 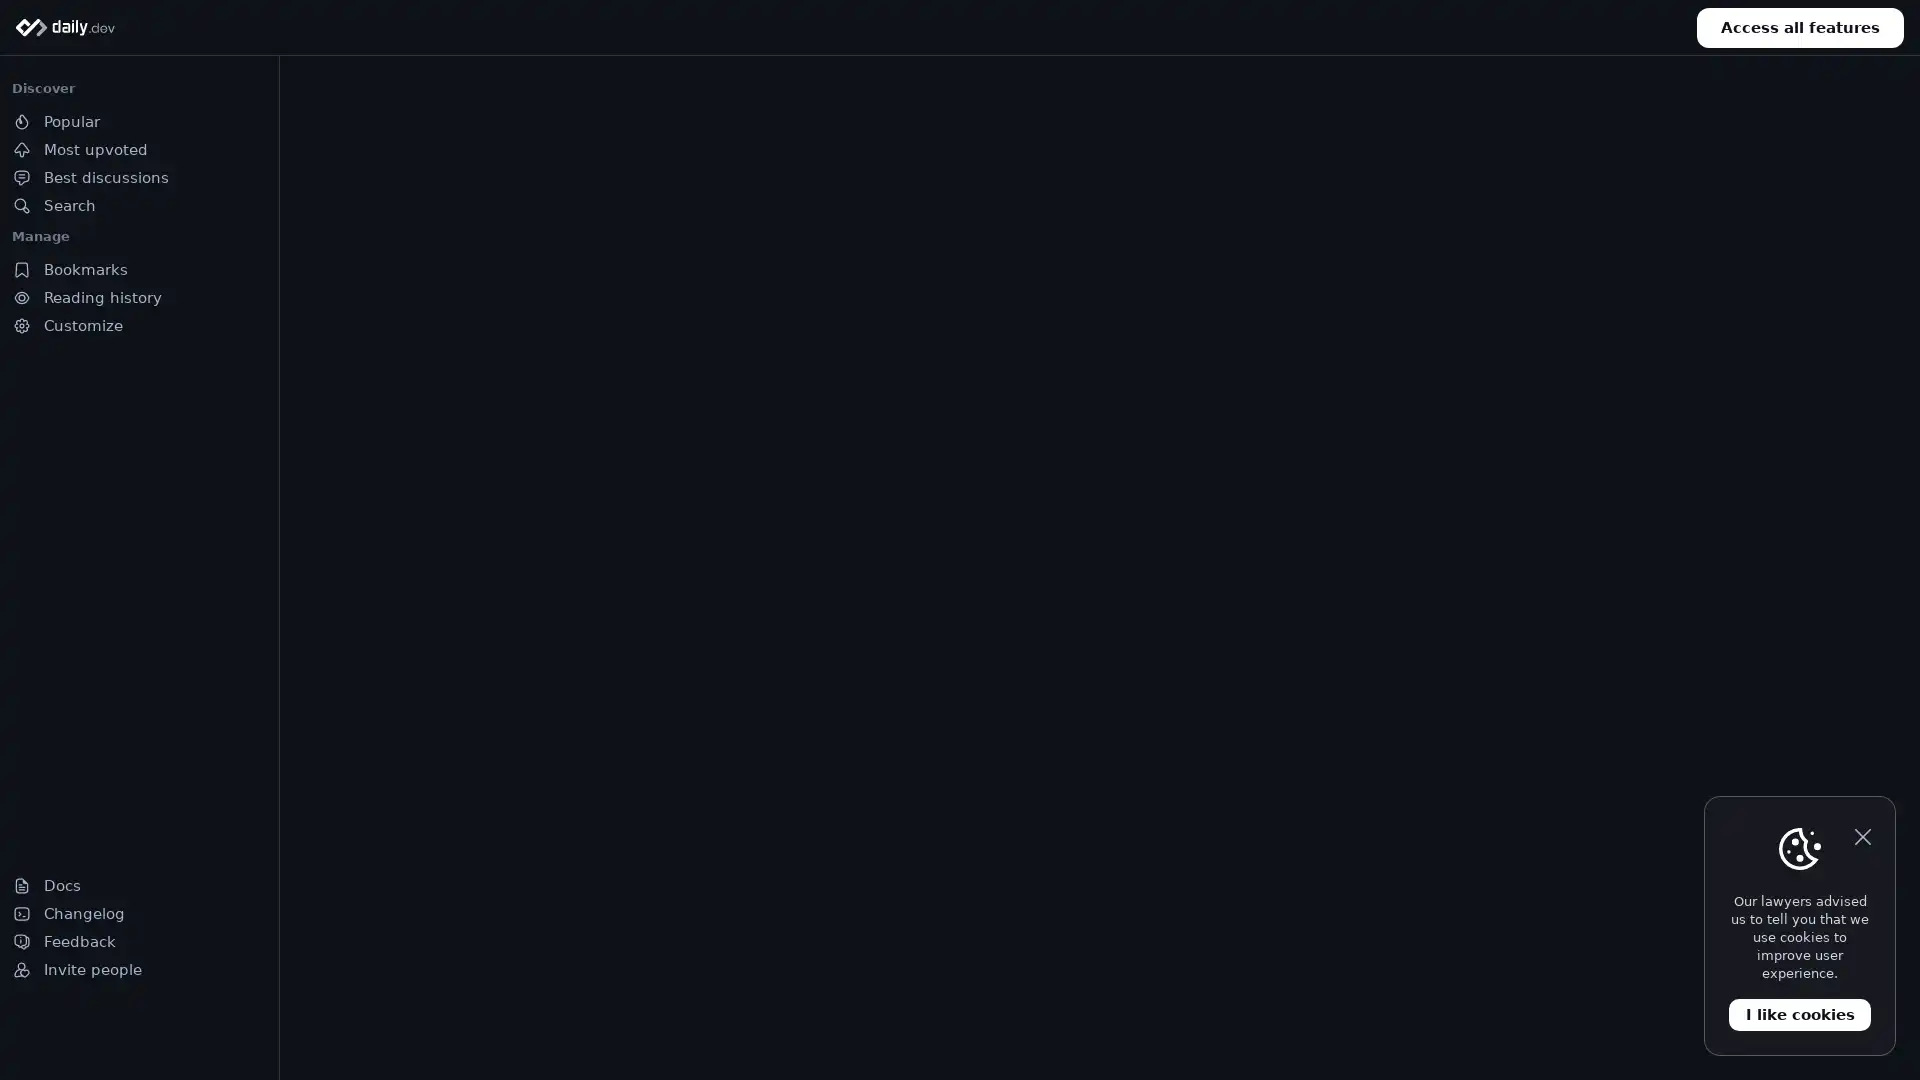 I want to click on Bookmark, so click(x=1390, y=975).